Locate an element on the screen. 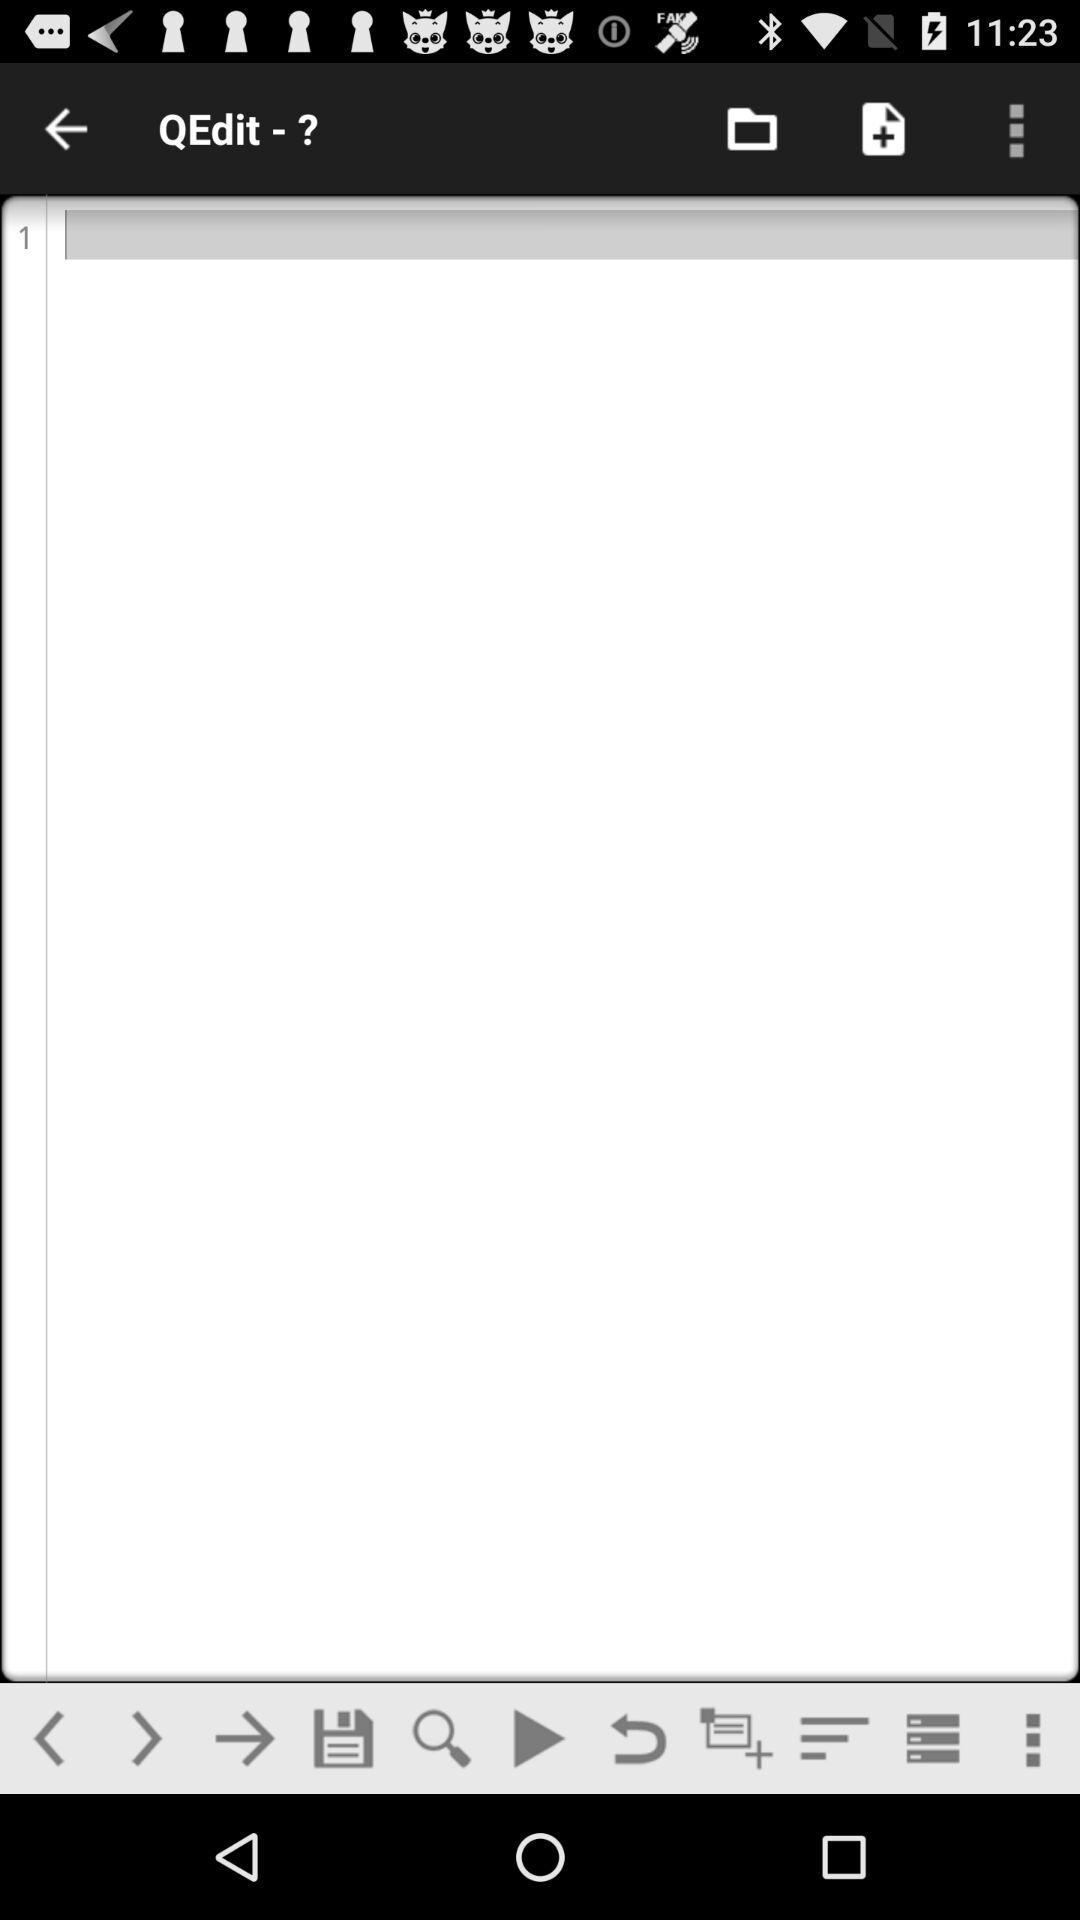 Image resolution: width=1080 pixels, height=1920 pixels. menu option is located at coordinates (834, 1737).